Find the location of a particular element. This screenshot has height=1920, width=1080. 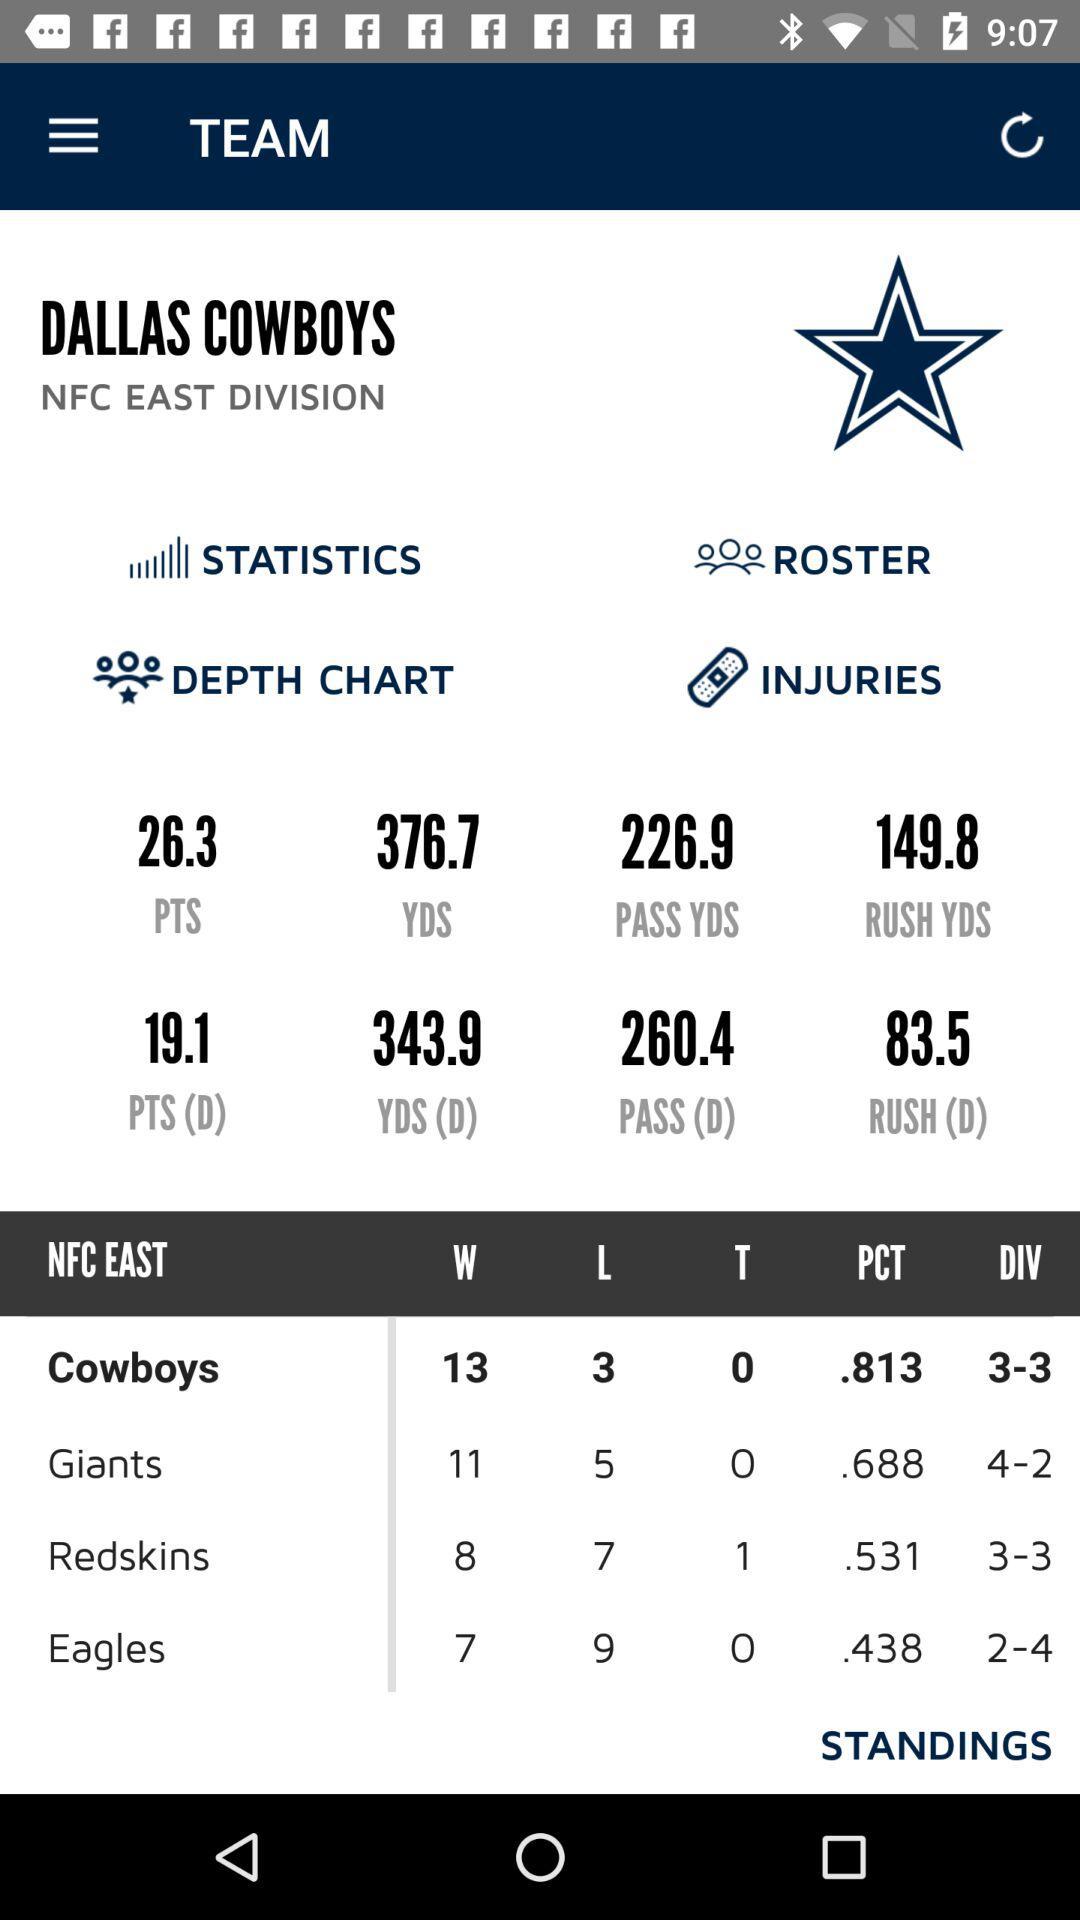

the icon below the rush (d) item is located at coordinates (880, 1262).